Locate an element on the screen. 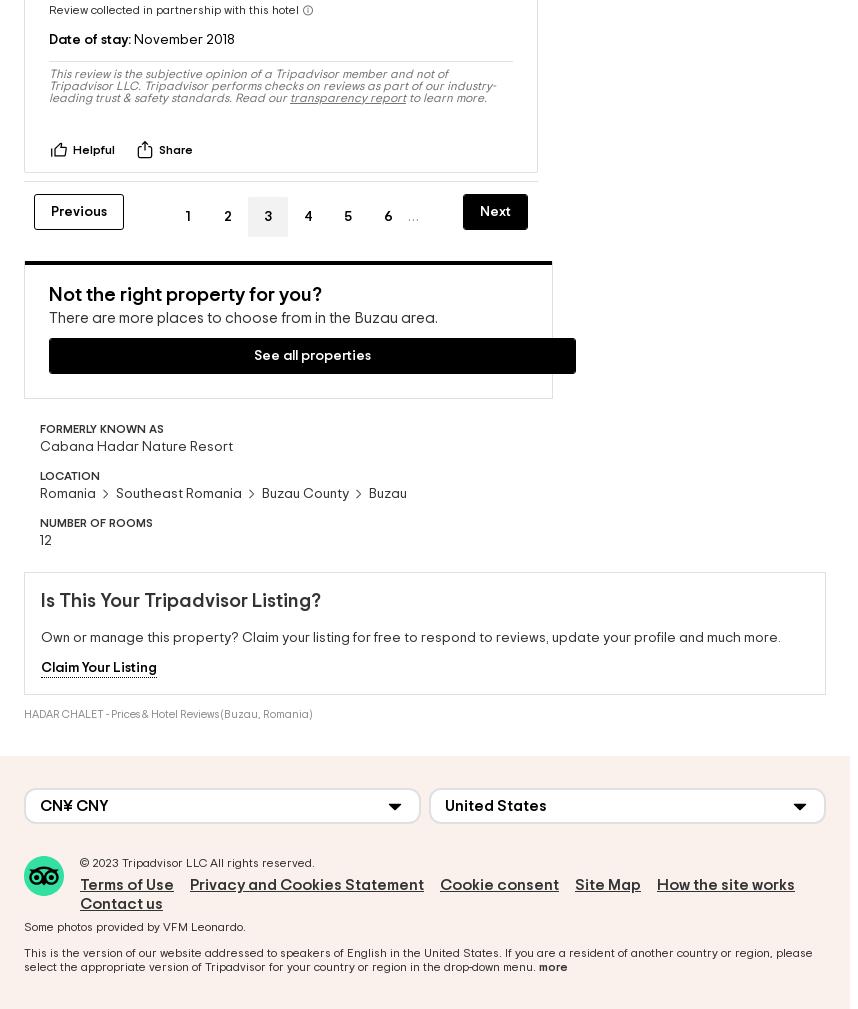 Image resolution: width=858 pixels, height=1009 pixels. 'November 2018' is located at coordinates (183, 17).